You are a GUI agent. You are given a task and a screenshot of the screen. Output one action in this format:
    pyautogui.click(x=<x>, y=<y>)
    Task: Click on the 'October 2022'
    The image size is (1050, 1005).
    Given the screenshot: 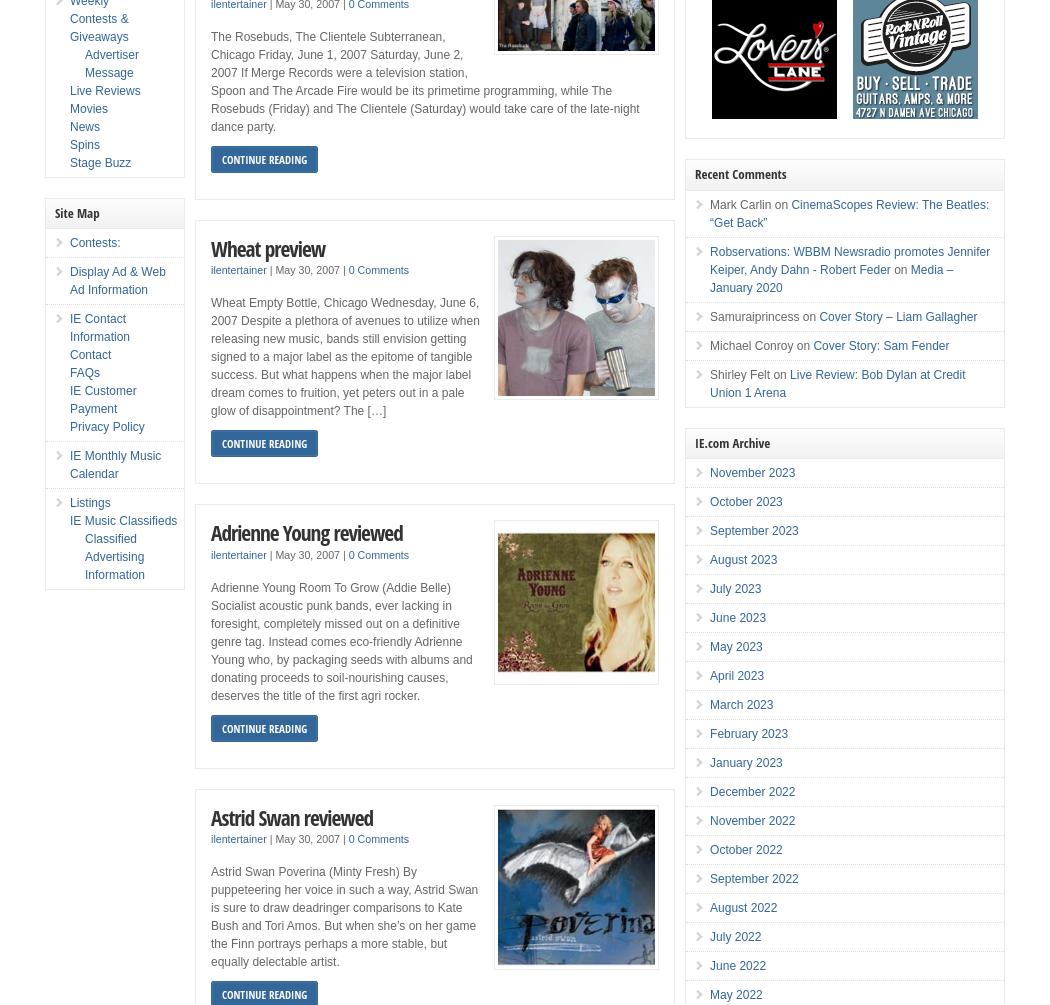 What is the action you would take?
    pyautogui.click(x=745, y=849)
    